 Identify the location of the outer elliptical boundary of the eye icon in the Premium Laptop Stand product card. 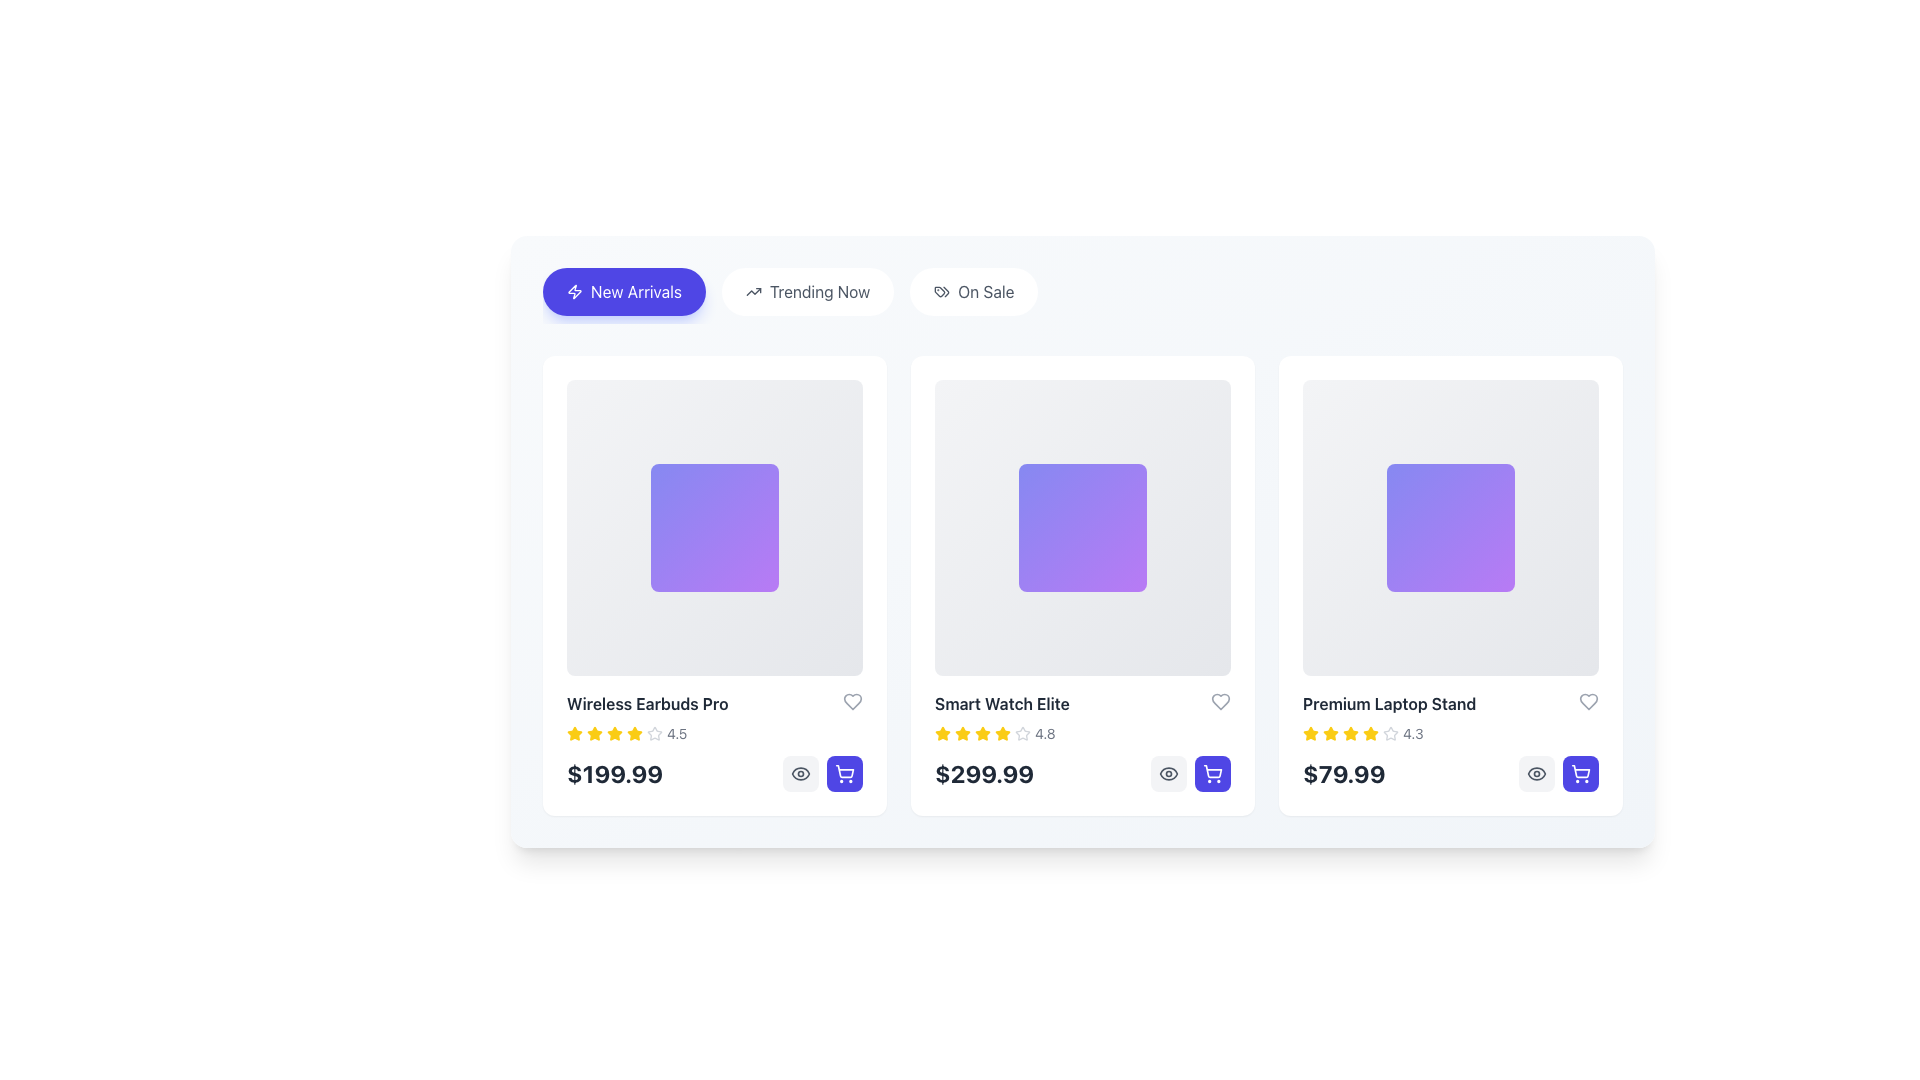
(1535, 773).